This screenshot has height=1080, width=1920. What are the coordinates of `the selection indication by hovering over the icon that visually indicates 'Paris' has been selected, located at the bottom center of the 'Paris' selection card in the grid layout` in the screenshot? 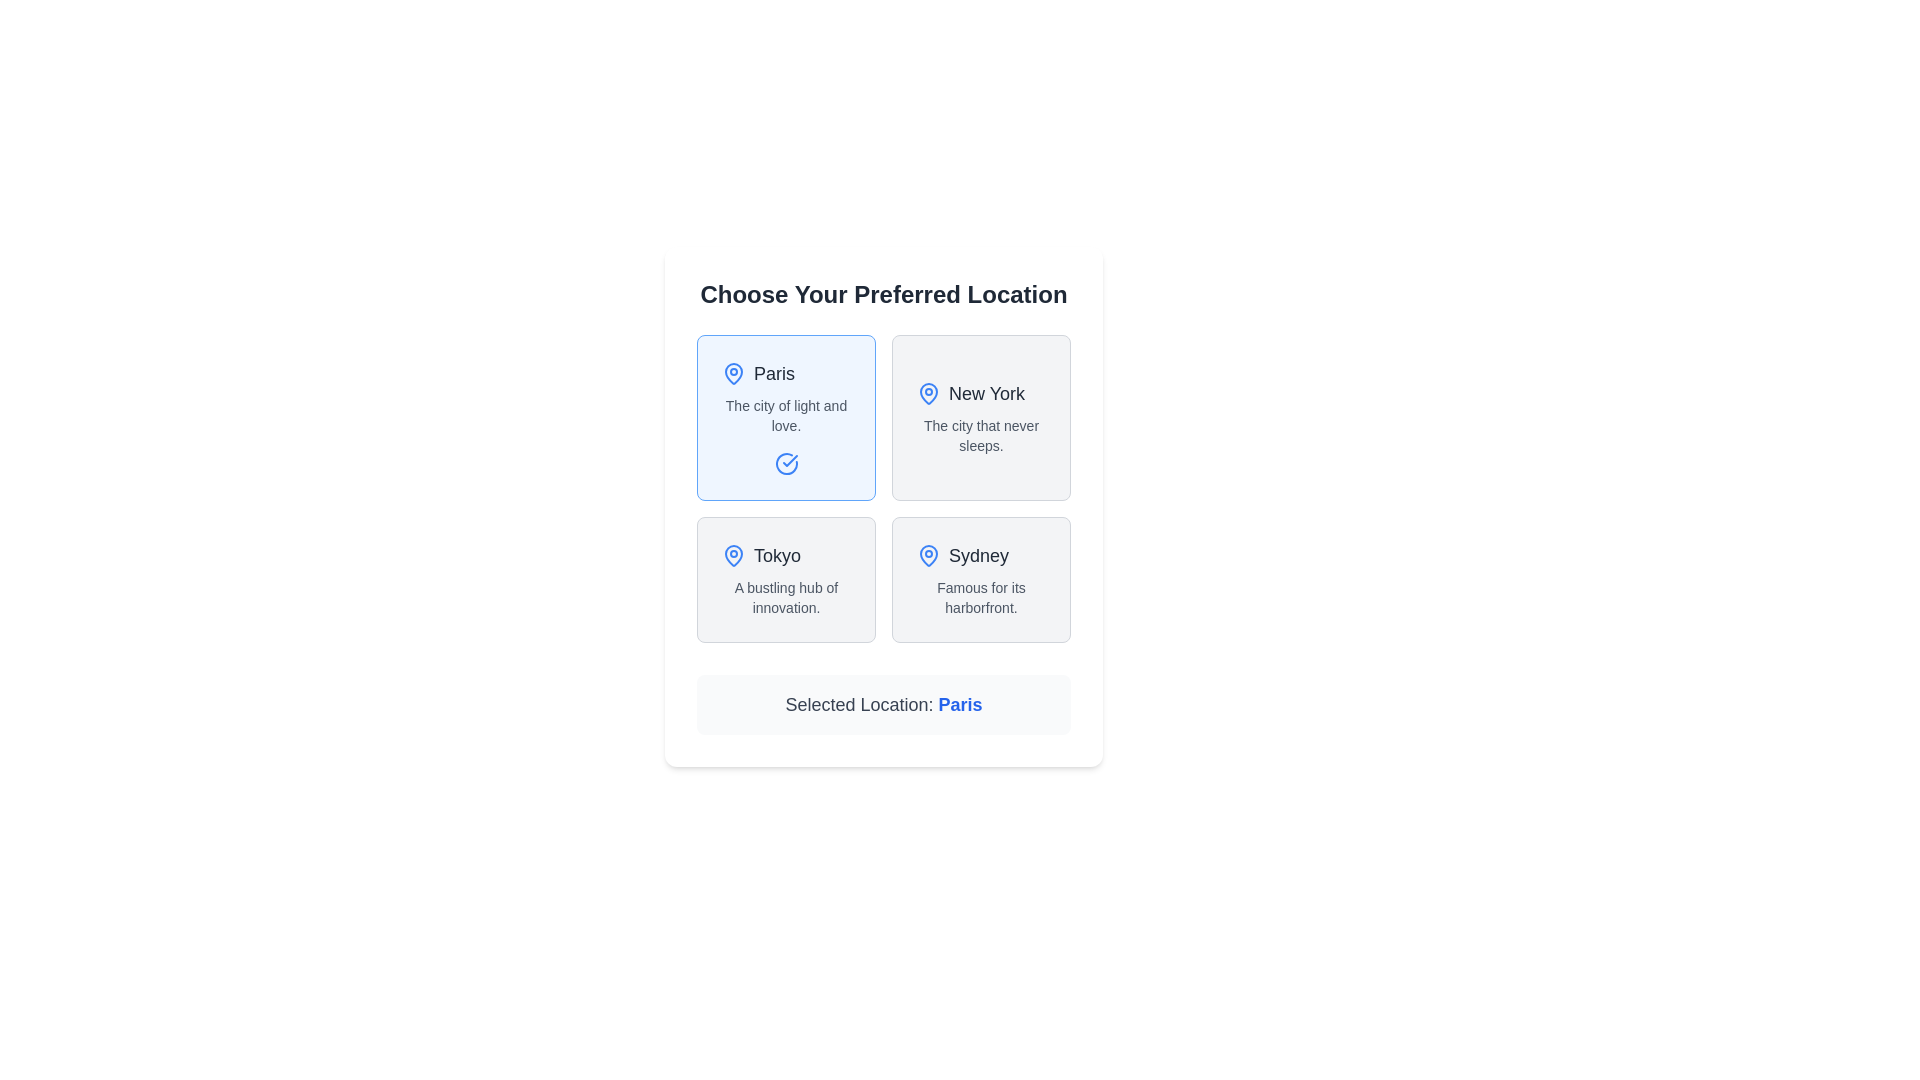 It's located at (785, 463).